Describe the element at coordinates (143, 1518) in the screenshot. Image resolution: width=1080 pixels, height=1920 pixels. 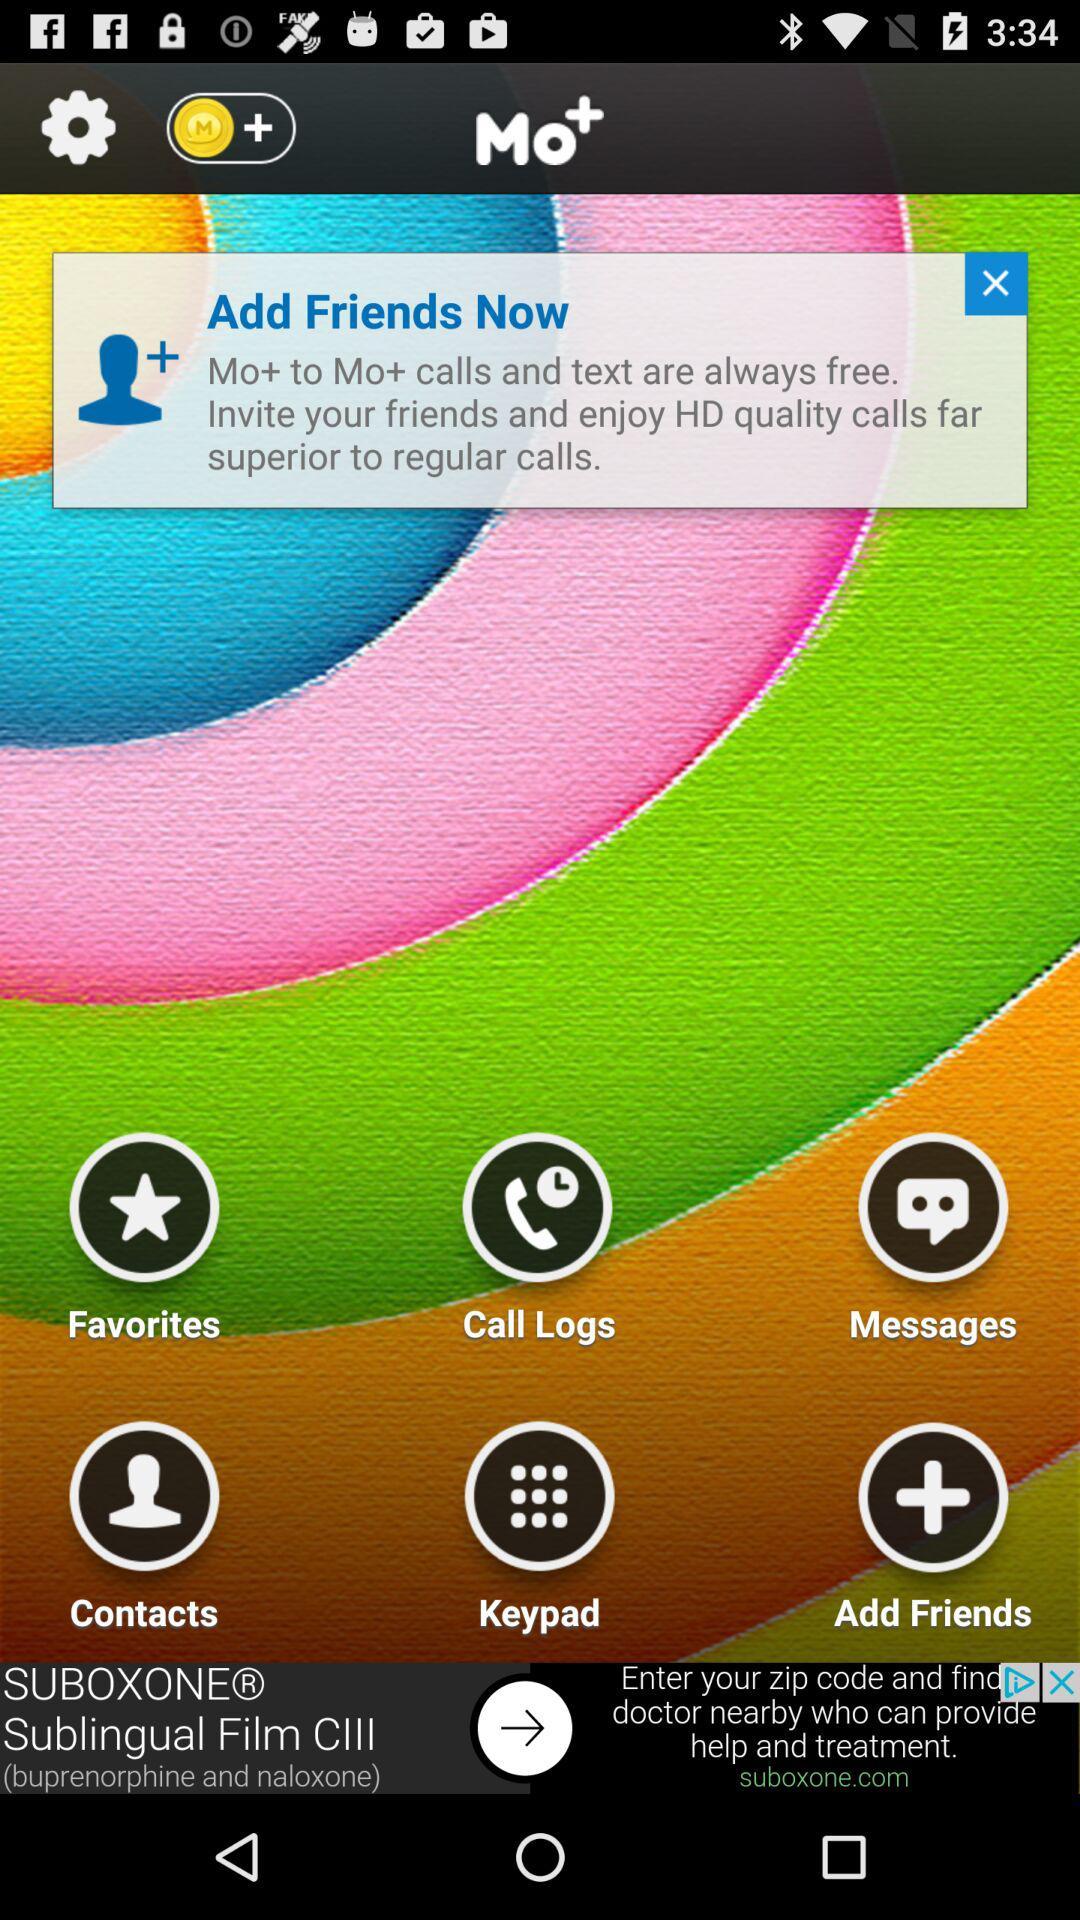
I see `contact button` at that location.